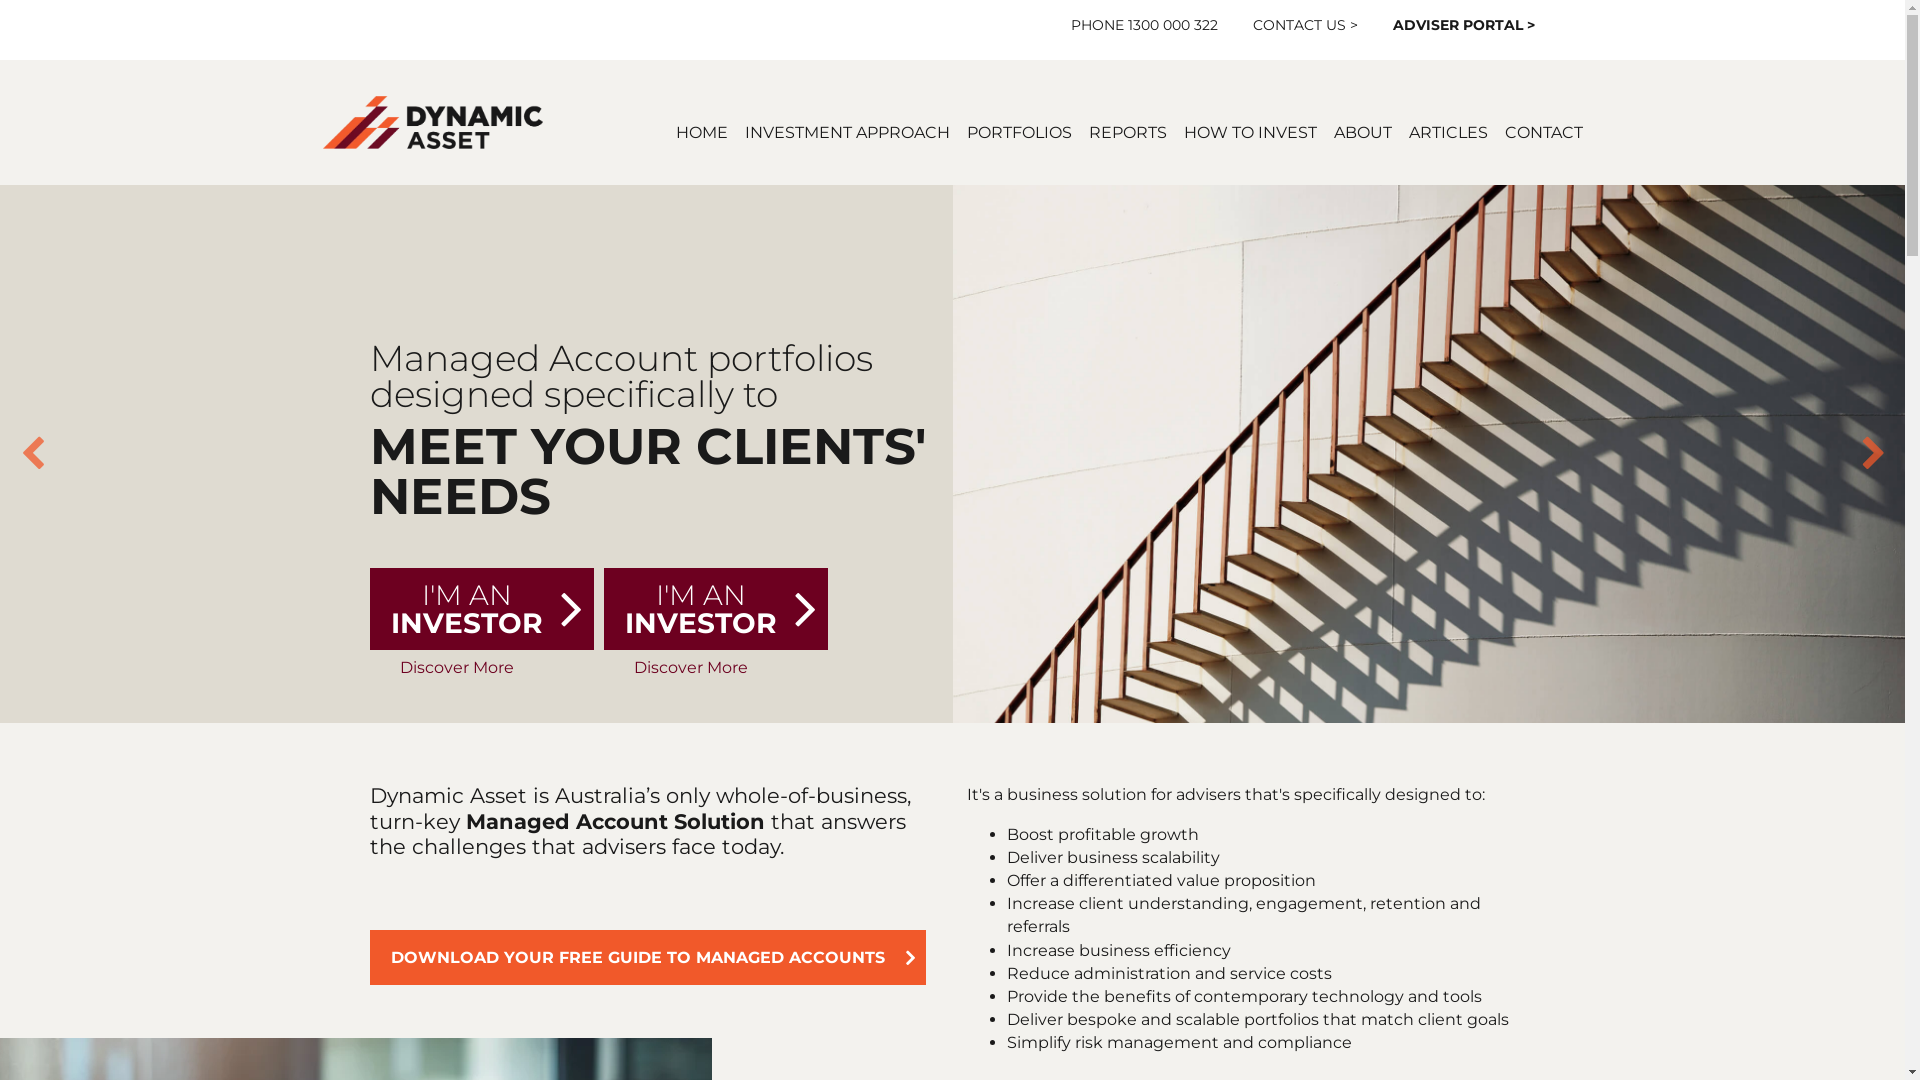 This screenshot has height=1080, width=1920. I want to click on 'ARTICLES', so click(1406, 132).